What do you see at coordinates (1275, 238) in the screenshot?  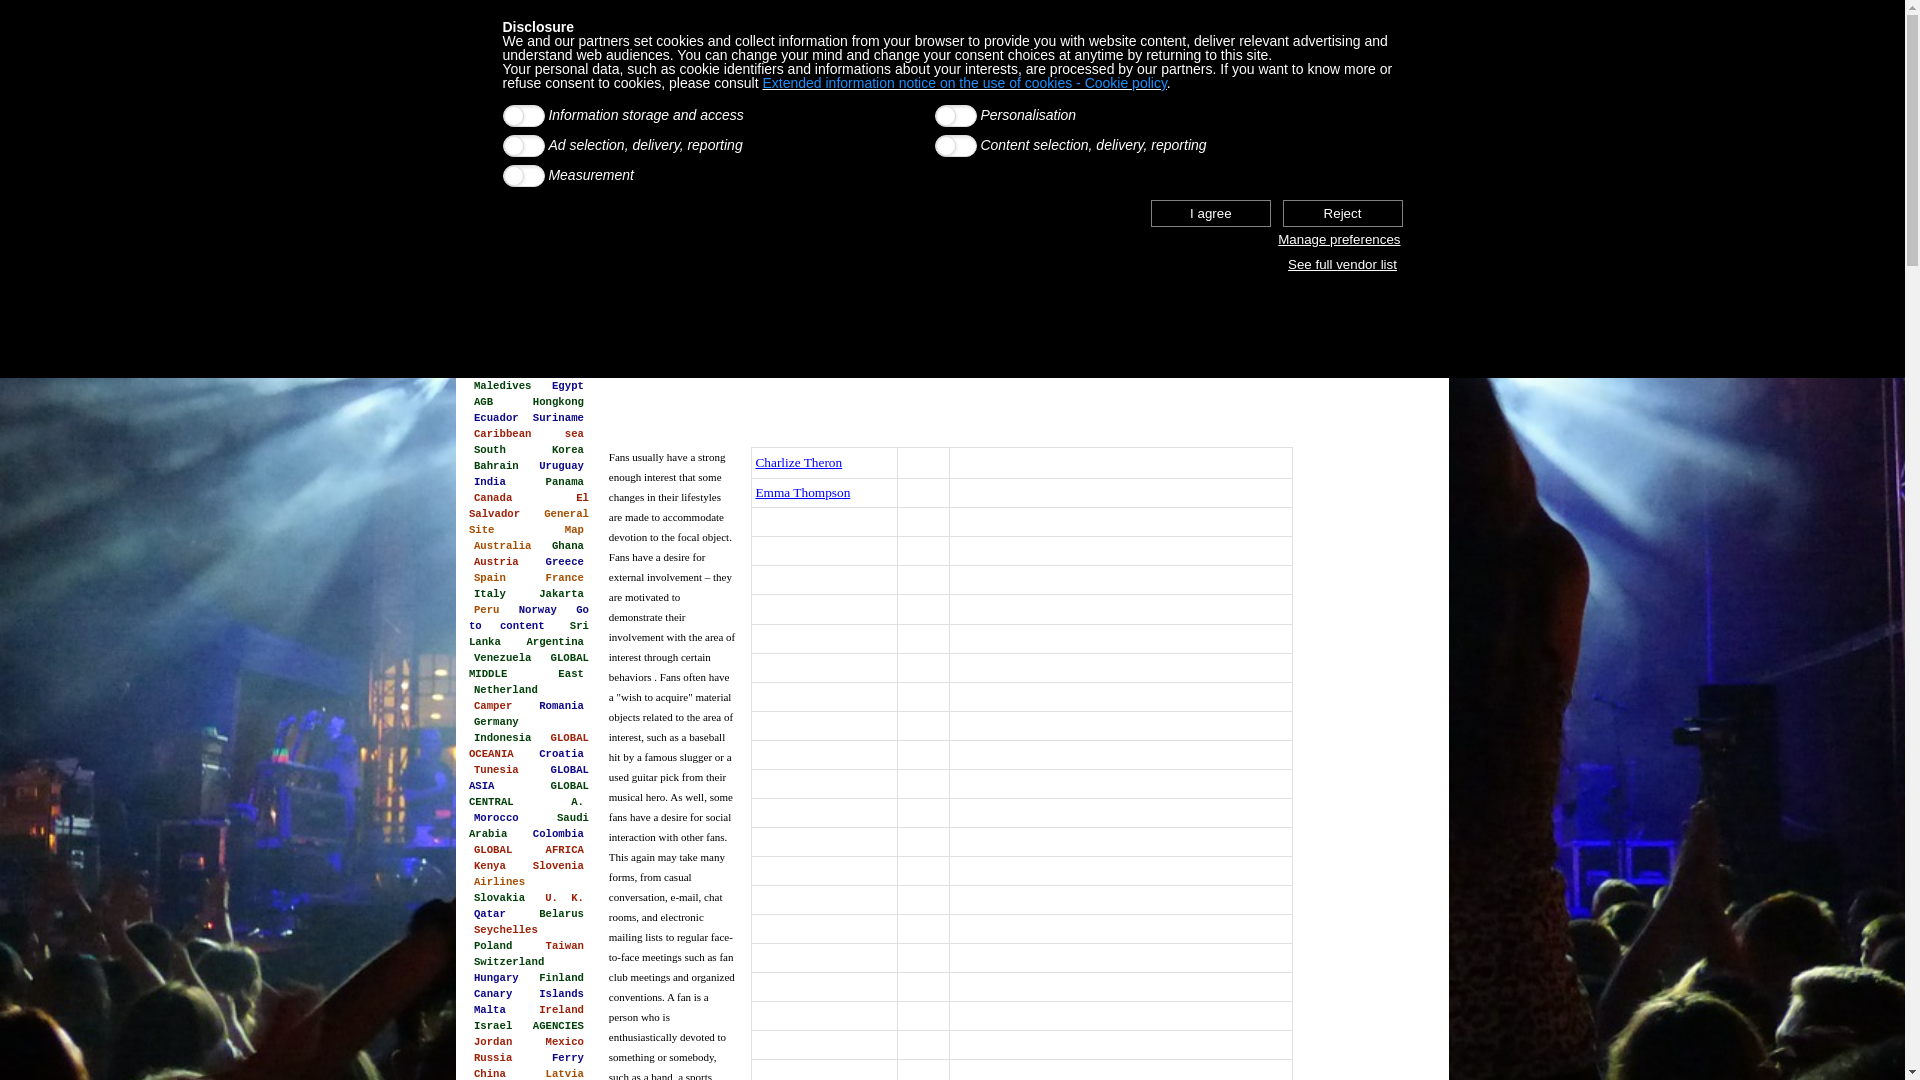 I see `'Manage preferences'` at bounding box center [1275, 238].